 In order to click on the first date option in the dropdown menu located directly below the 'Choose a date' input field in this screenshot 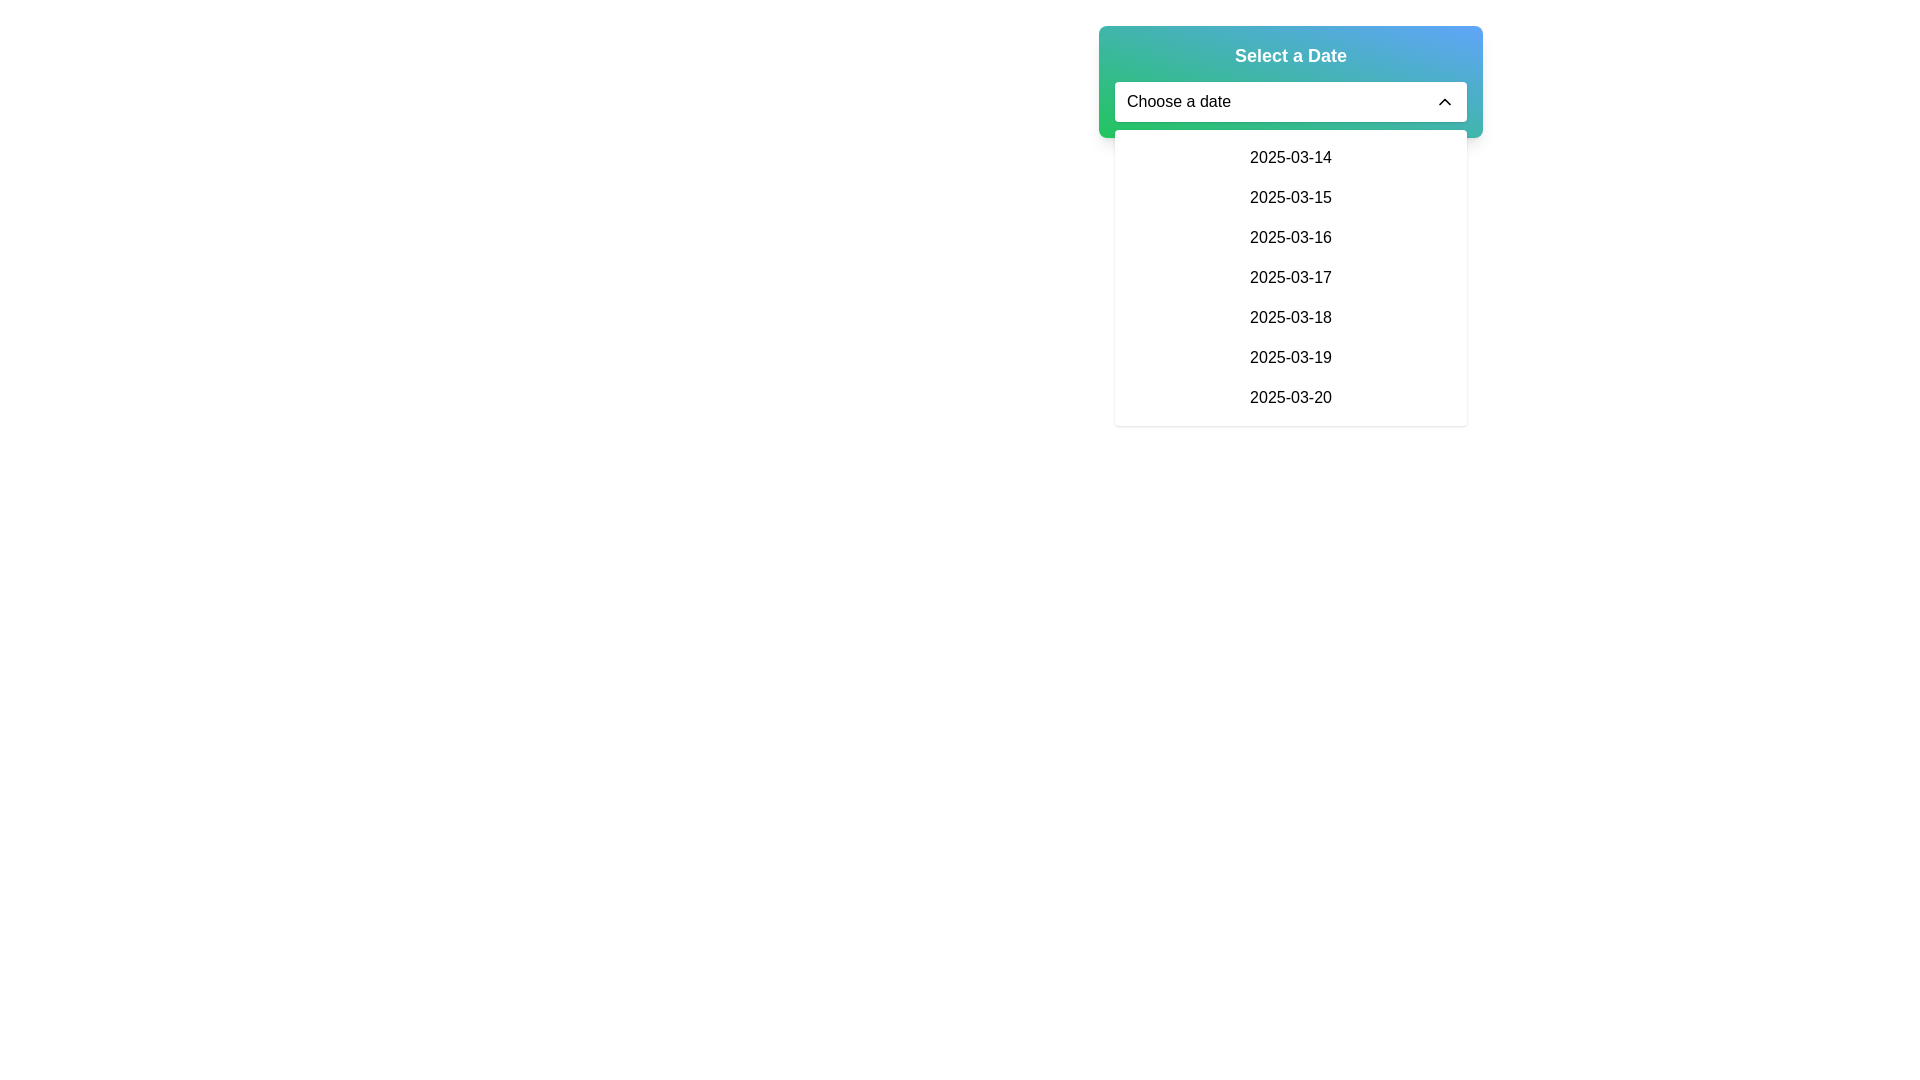, I will do `click(1291, 157)`.